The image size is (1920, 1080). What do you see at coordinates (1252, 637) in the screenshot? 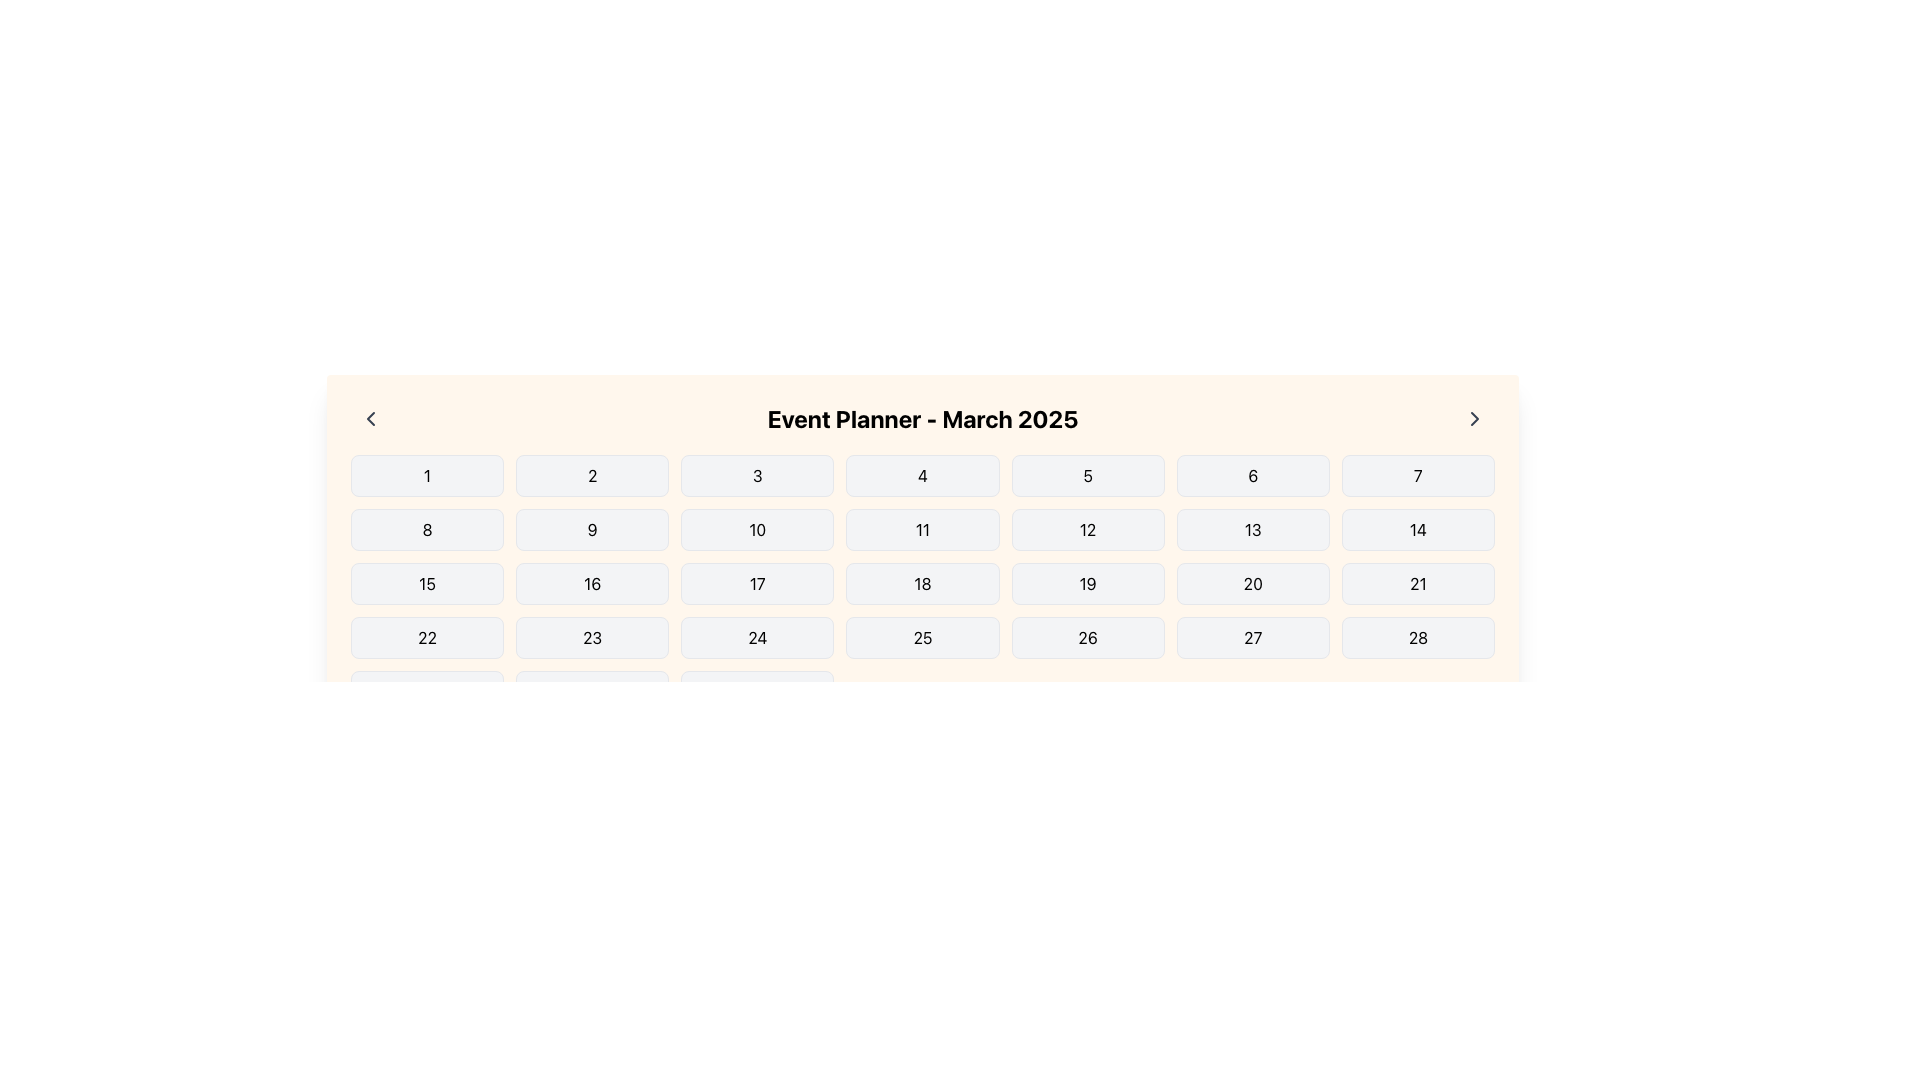
I see `the button displaying the number '27', which is part of a grid of date buttons in a calendar view for March 2025` at bounding box center [1252, 637].